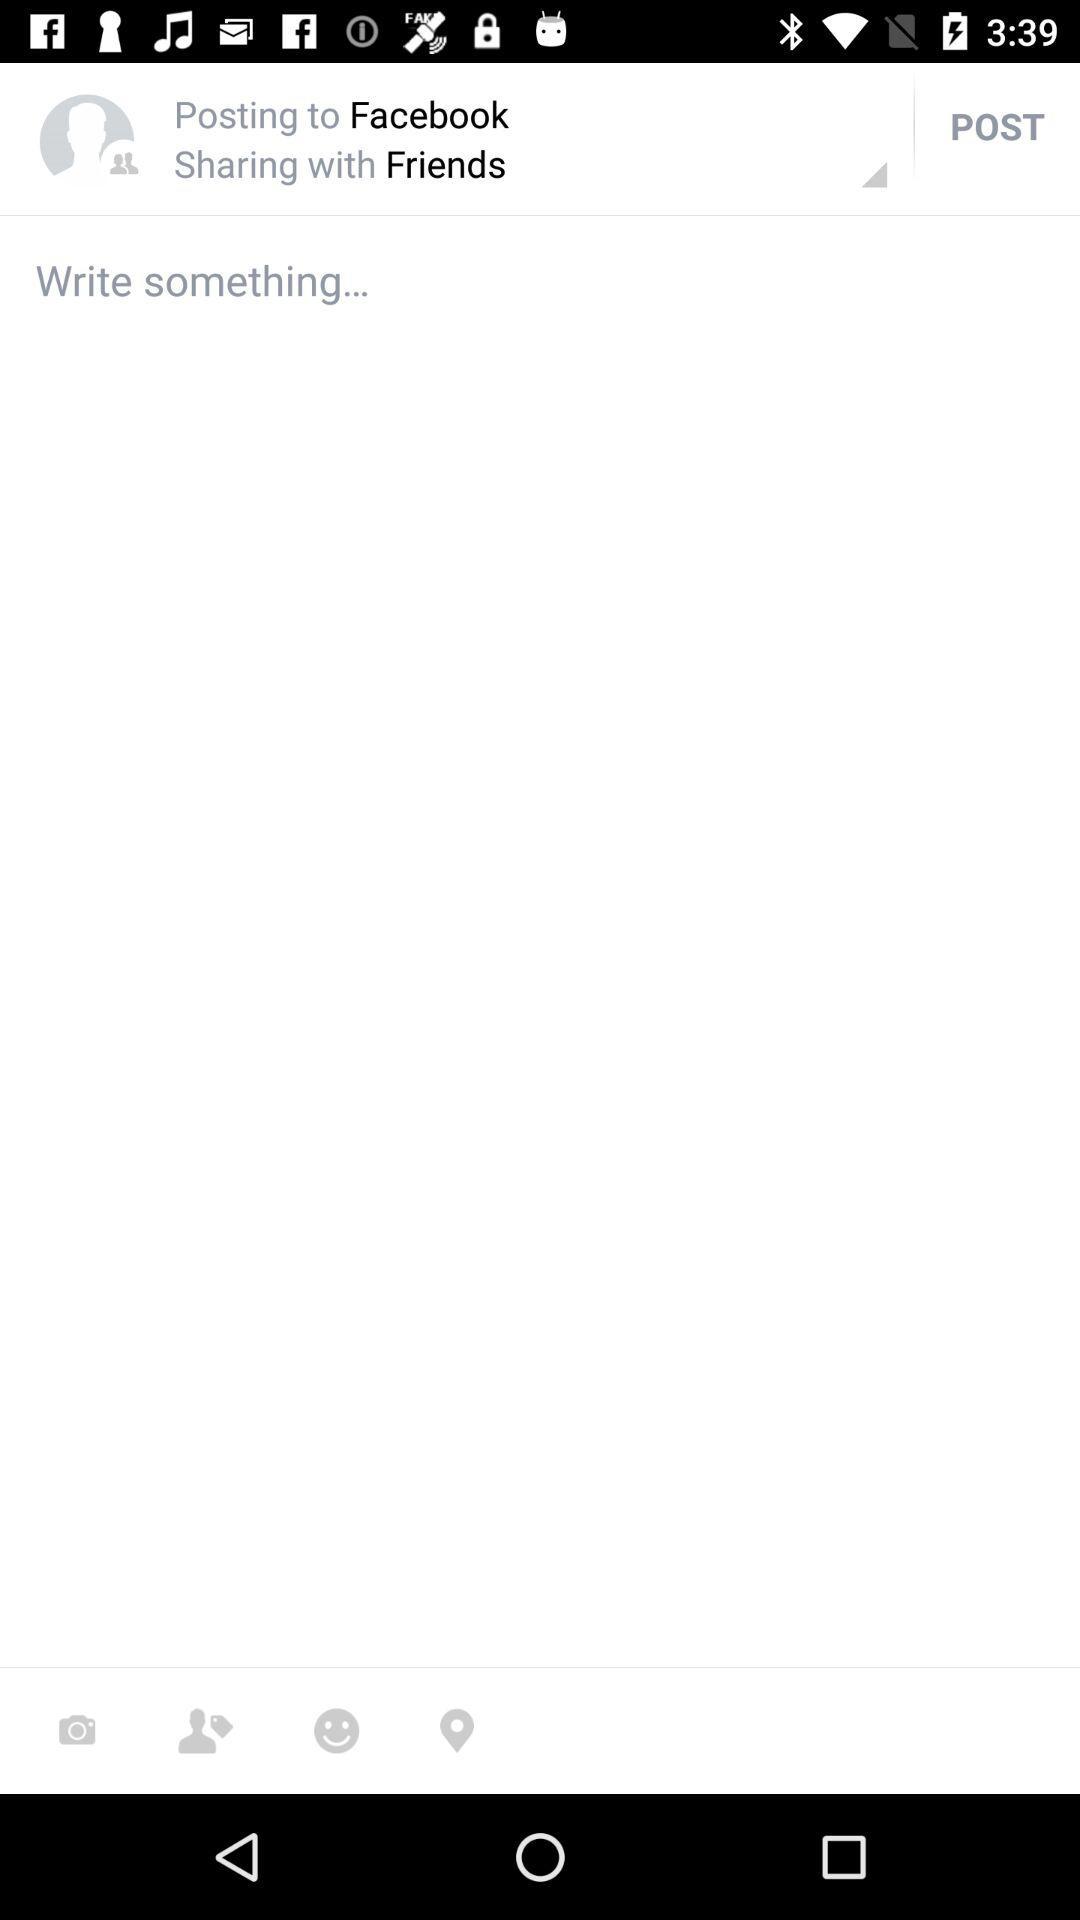 This screenshot has height=1920, width=1080. What do you see at coordinates (76, 1730) in the screenshot?
I see `the photo icon` at bounding box center [76, 1730].